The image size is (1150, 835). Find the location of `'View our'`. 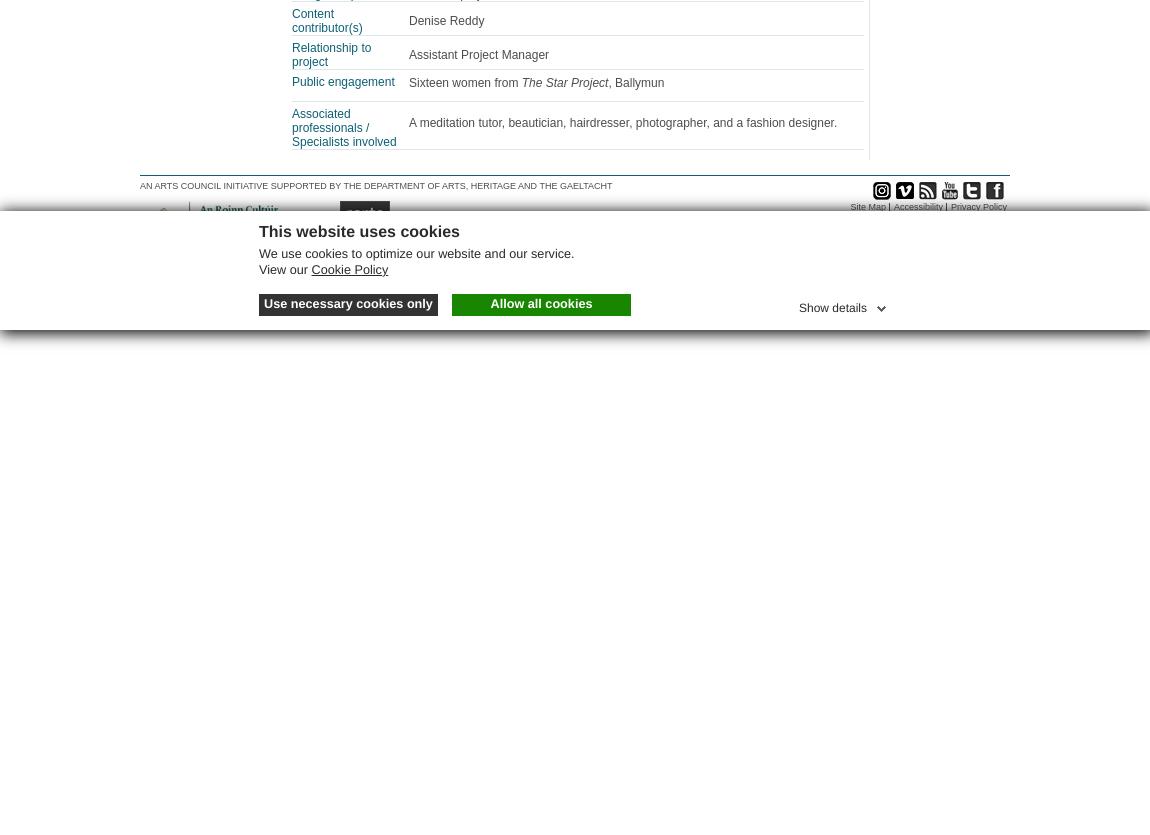

'View our' is located at coordinates (283, 268).